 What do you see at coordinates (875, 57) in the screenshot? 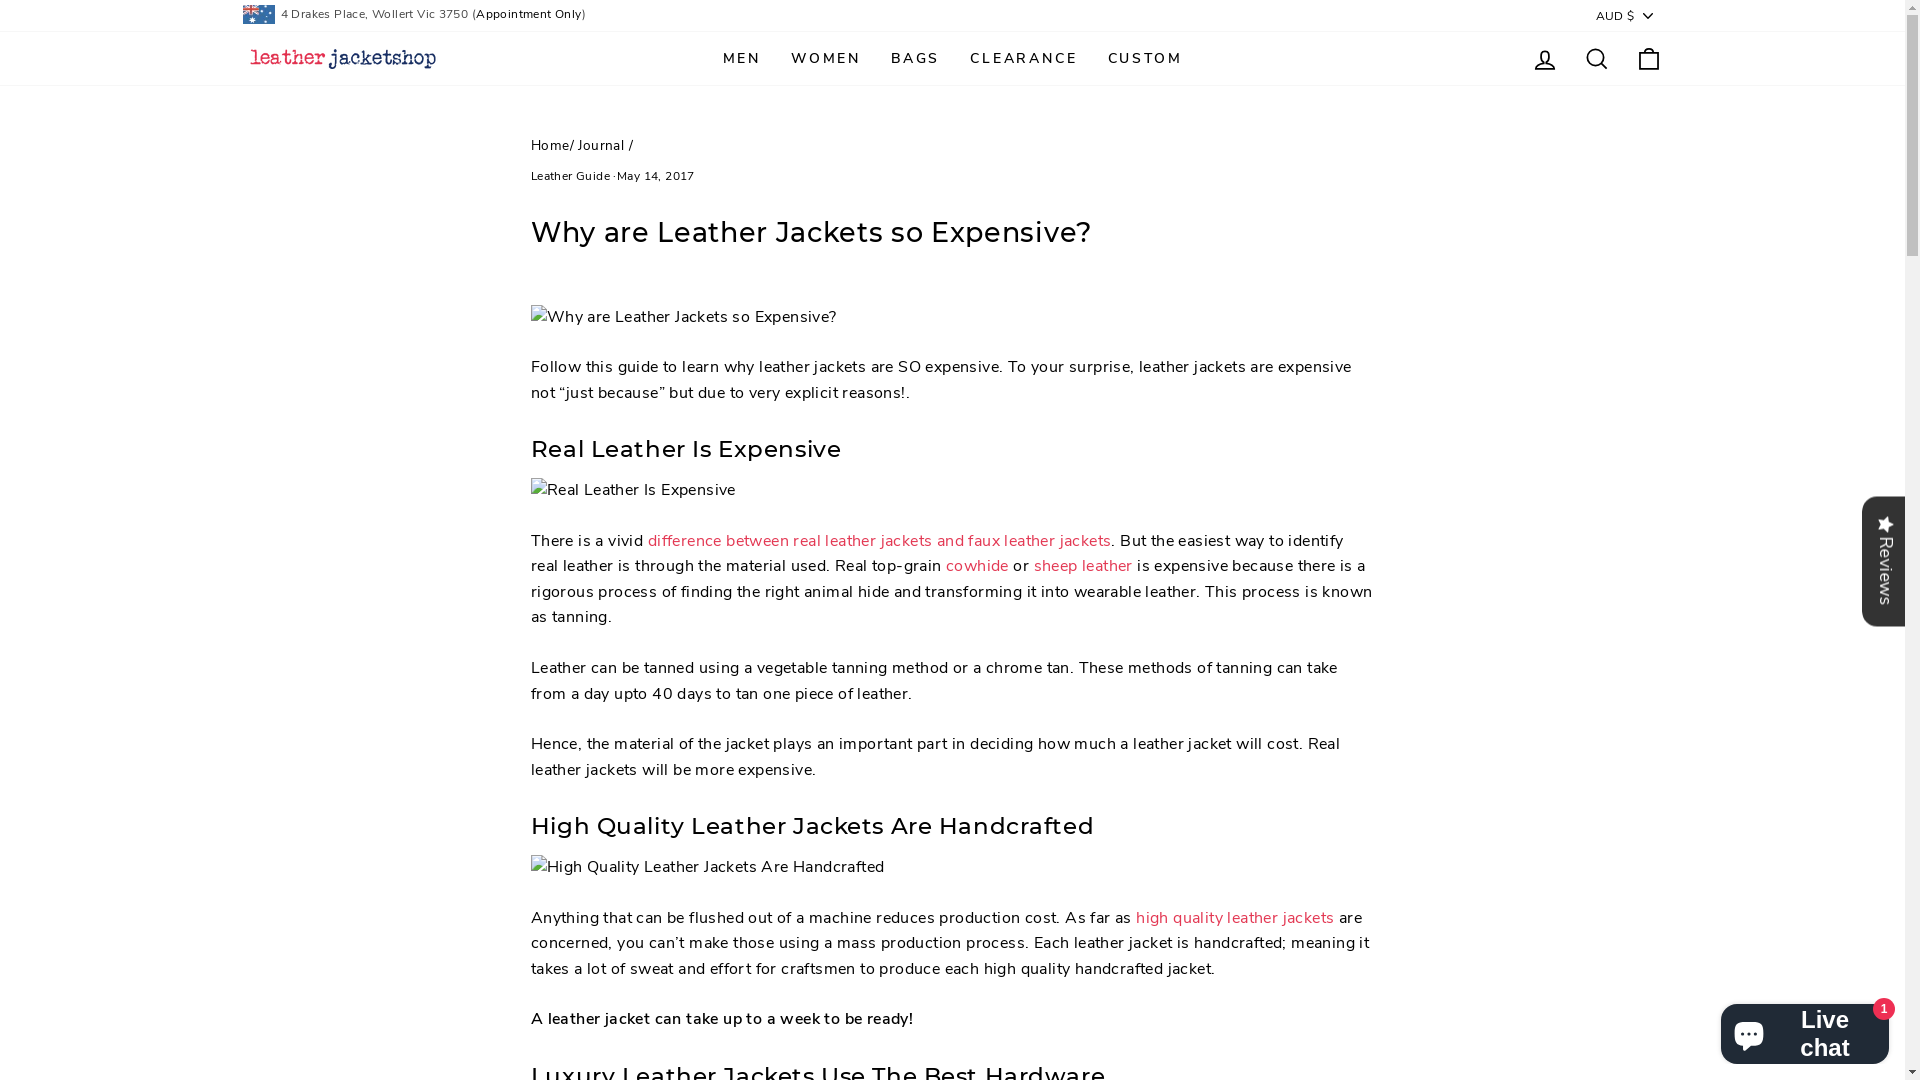
I see `'BAGS'` at bounding box center [875, 57].